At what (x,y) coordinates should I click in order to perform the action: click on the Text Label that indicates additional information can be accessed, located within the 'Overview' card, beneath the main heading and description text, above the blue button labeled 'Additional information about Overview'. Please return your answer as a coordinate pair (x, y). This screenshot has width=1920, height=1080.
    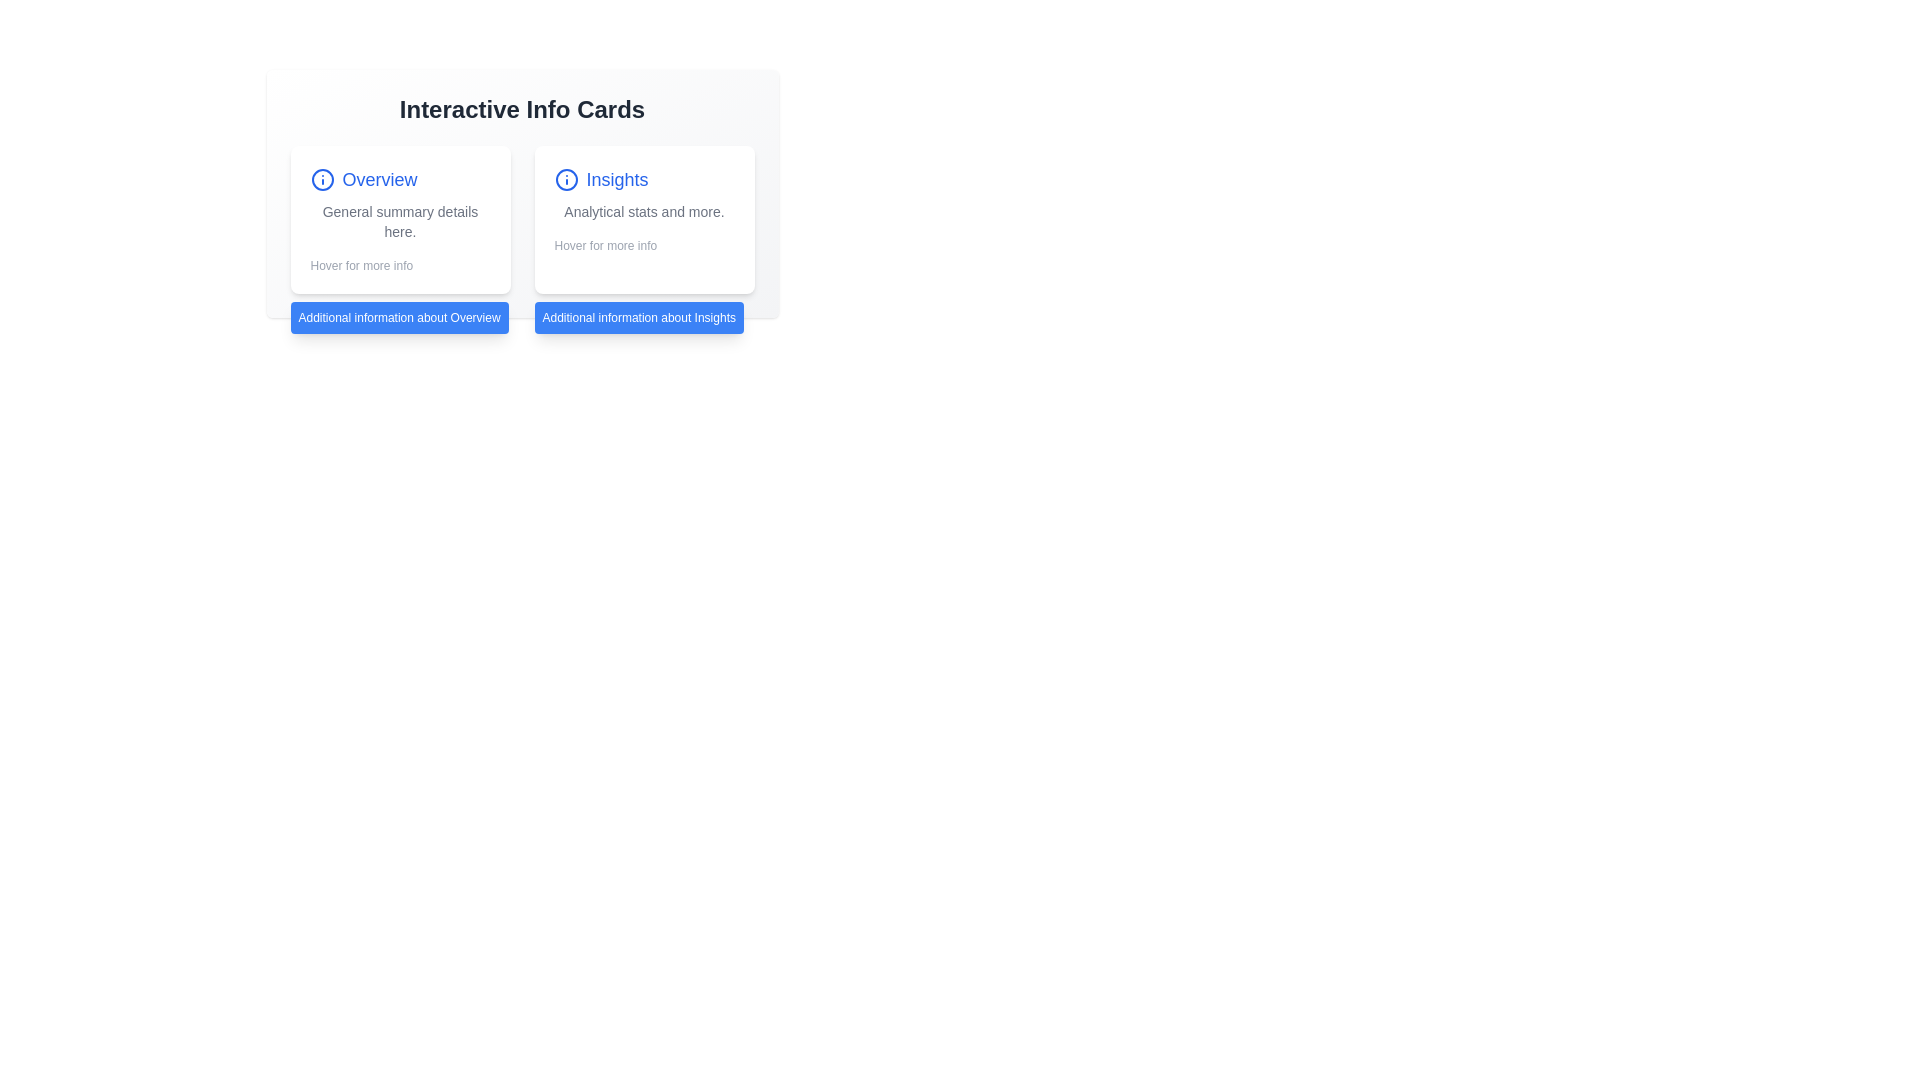
    Looking at the image, I should click on (361, 265).